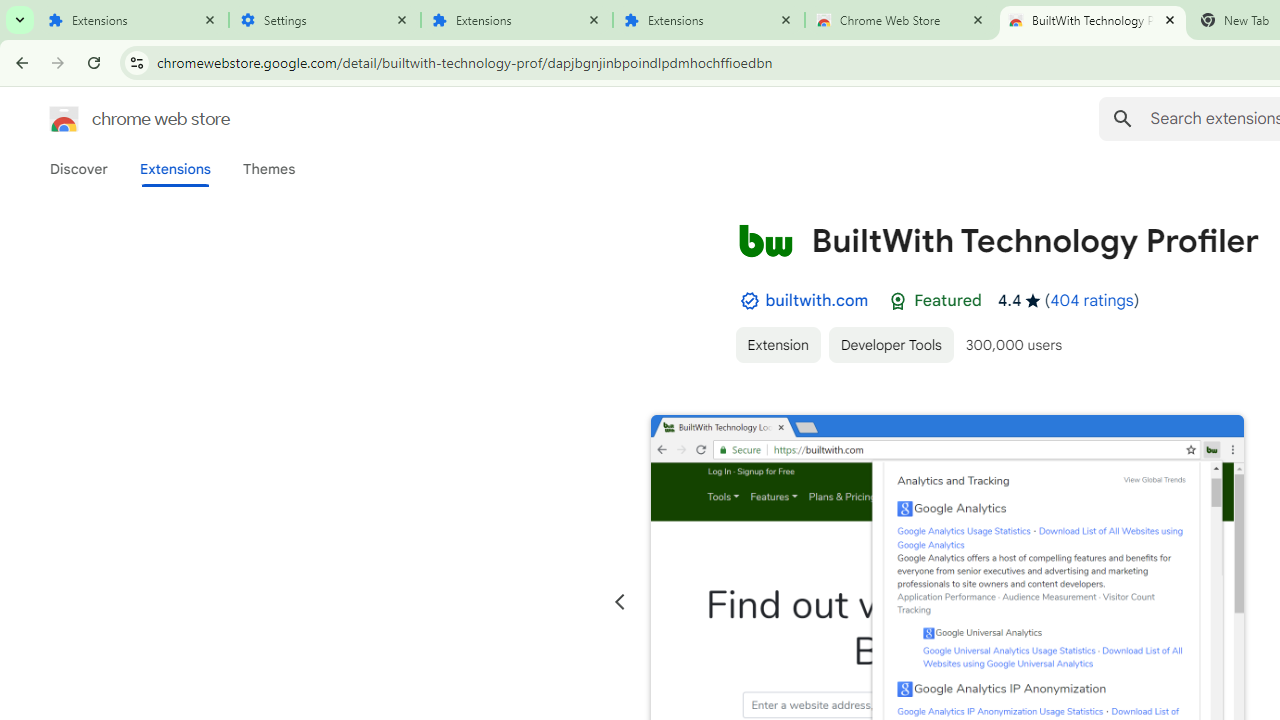 Image resolution: width=1280 pixels, height=720 pixels. Describe the element at coordinates (64, 119) in the screenshot. I see `'Chrome Web Store logo'` at that location.